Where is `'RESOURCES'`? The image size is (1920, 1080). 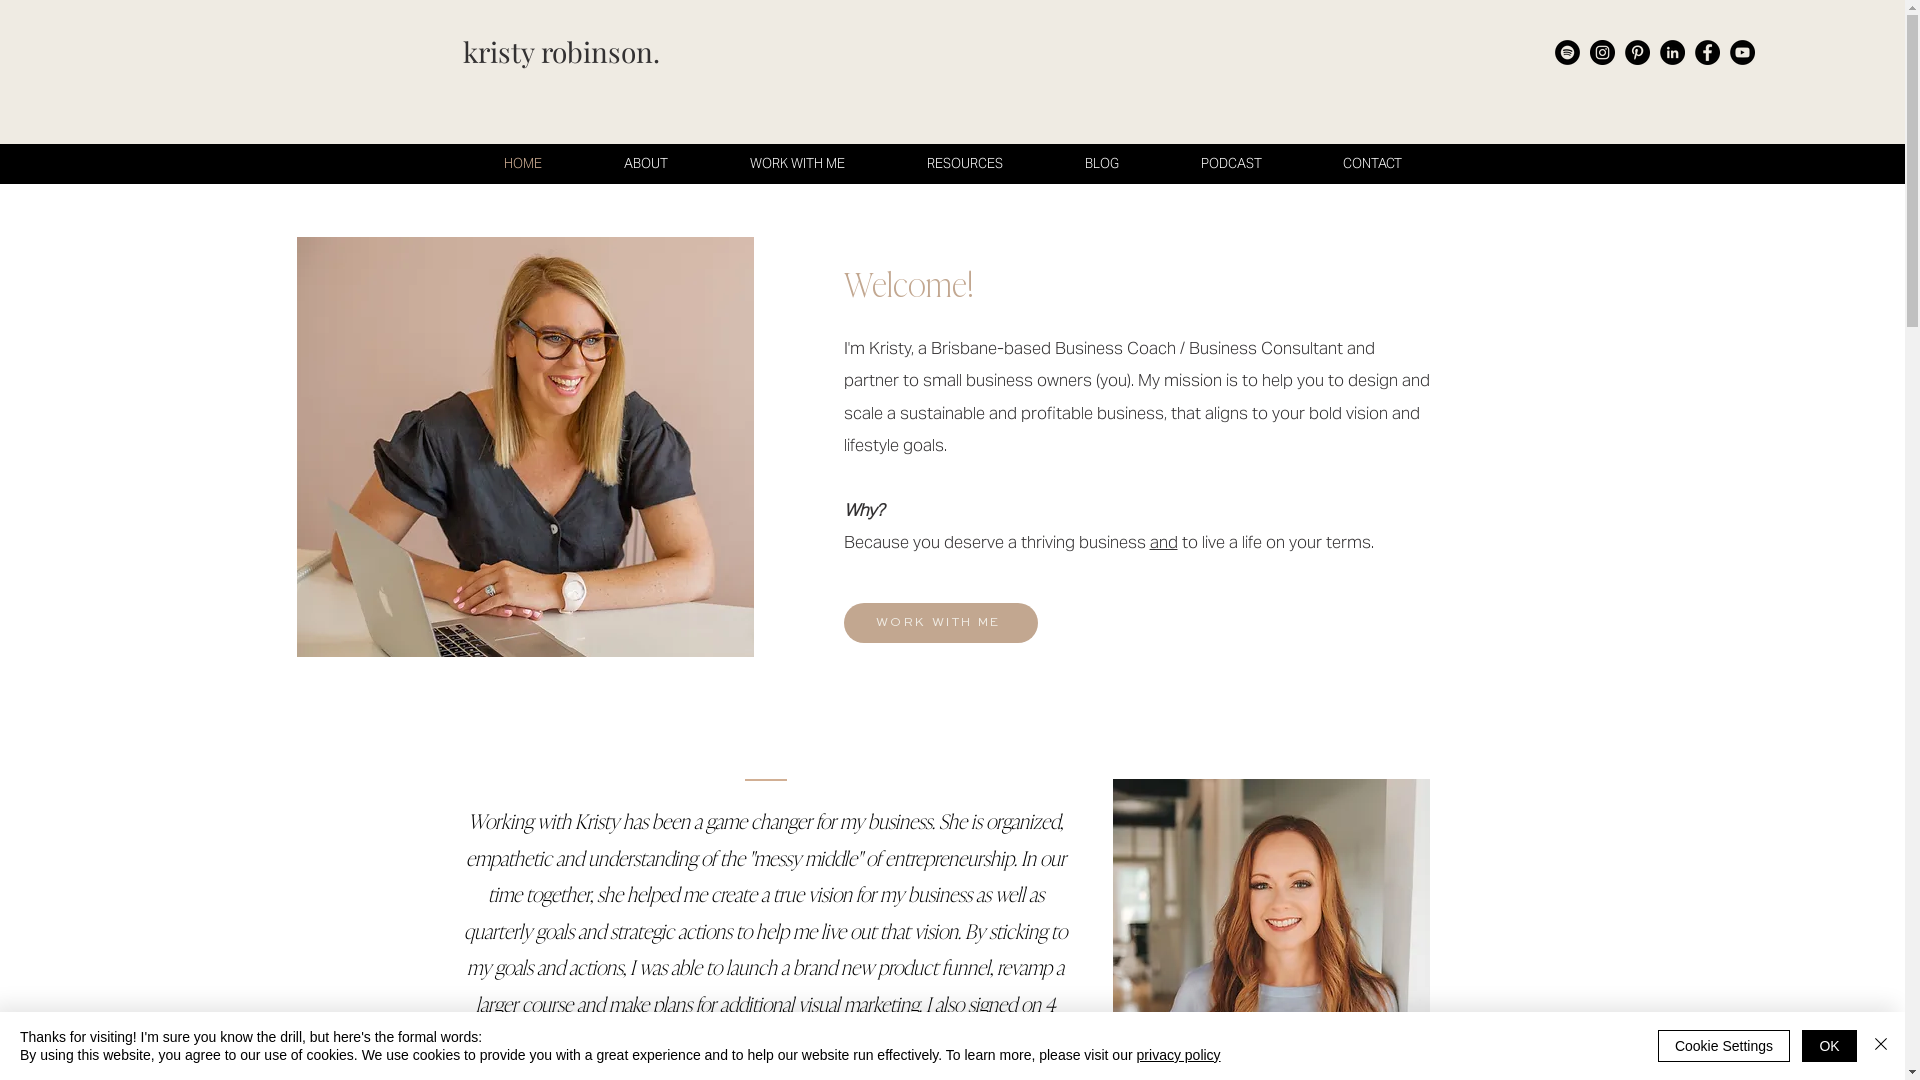 'RESOURCES' is located at coordinates (964, 163).